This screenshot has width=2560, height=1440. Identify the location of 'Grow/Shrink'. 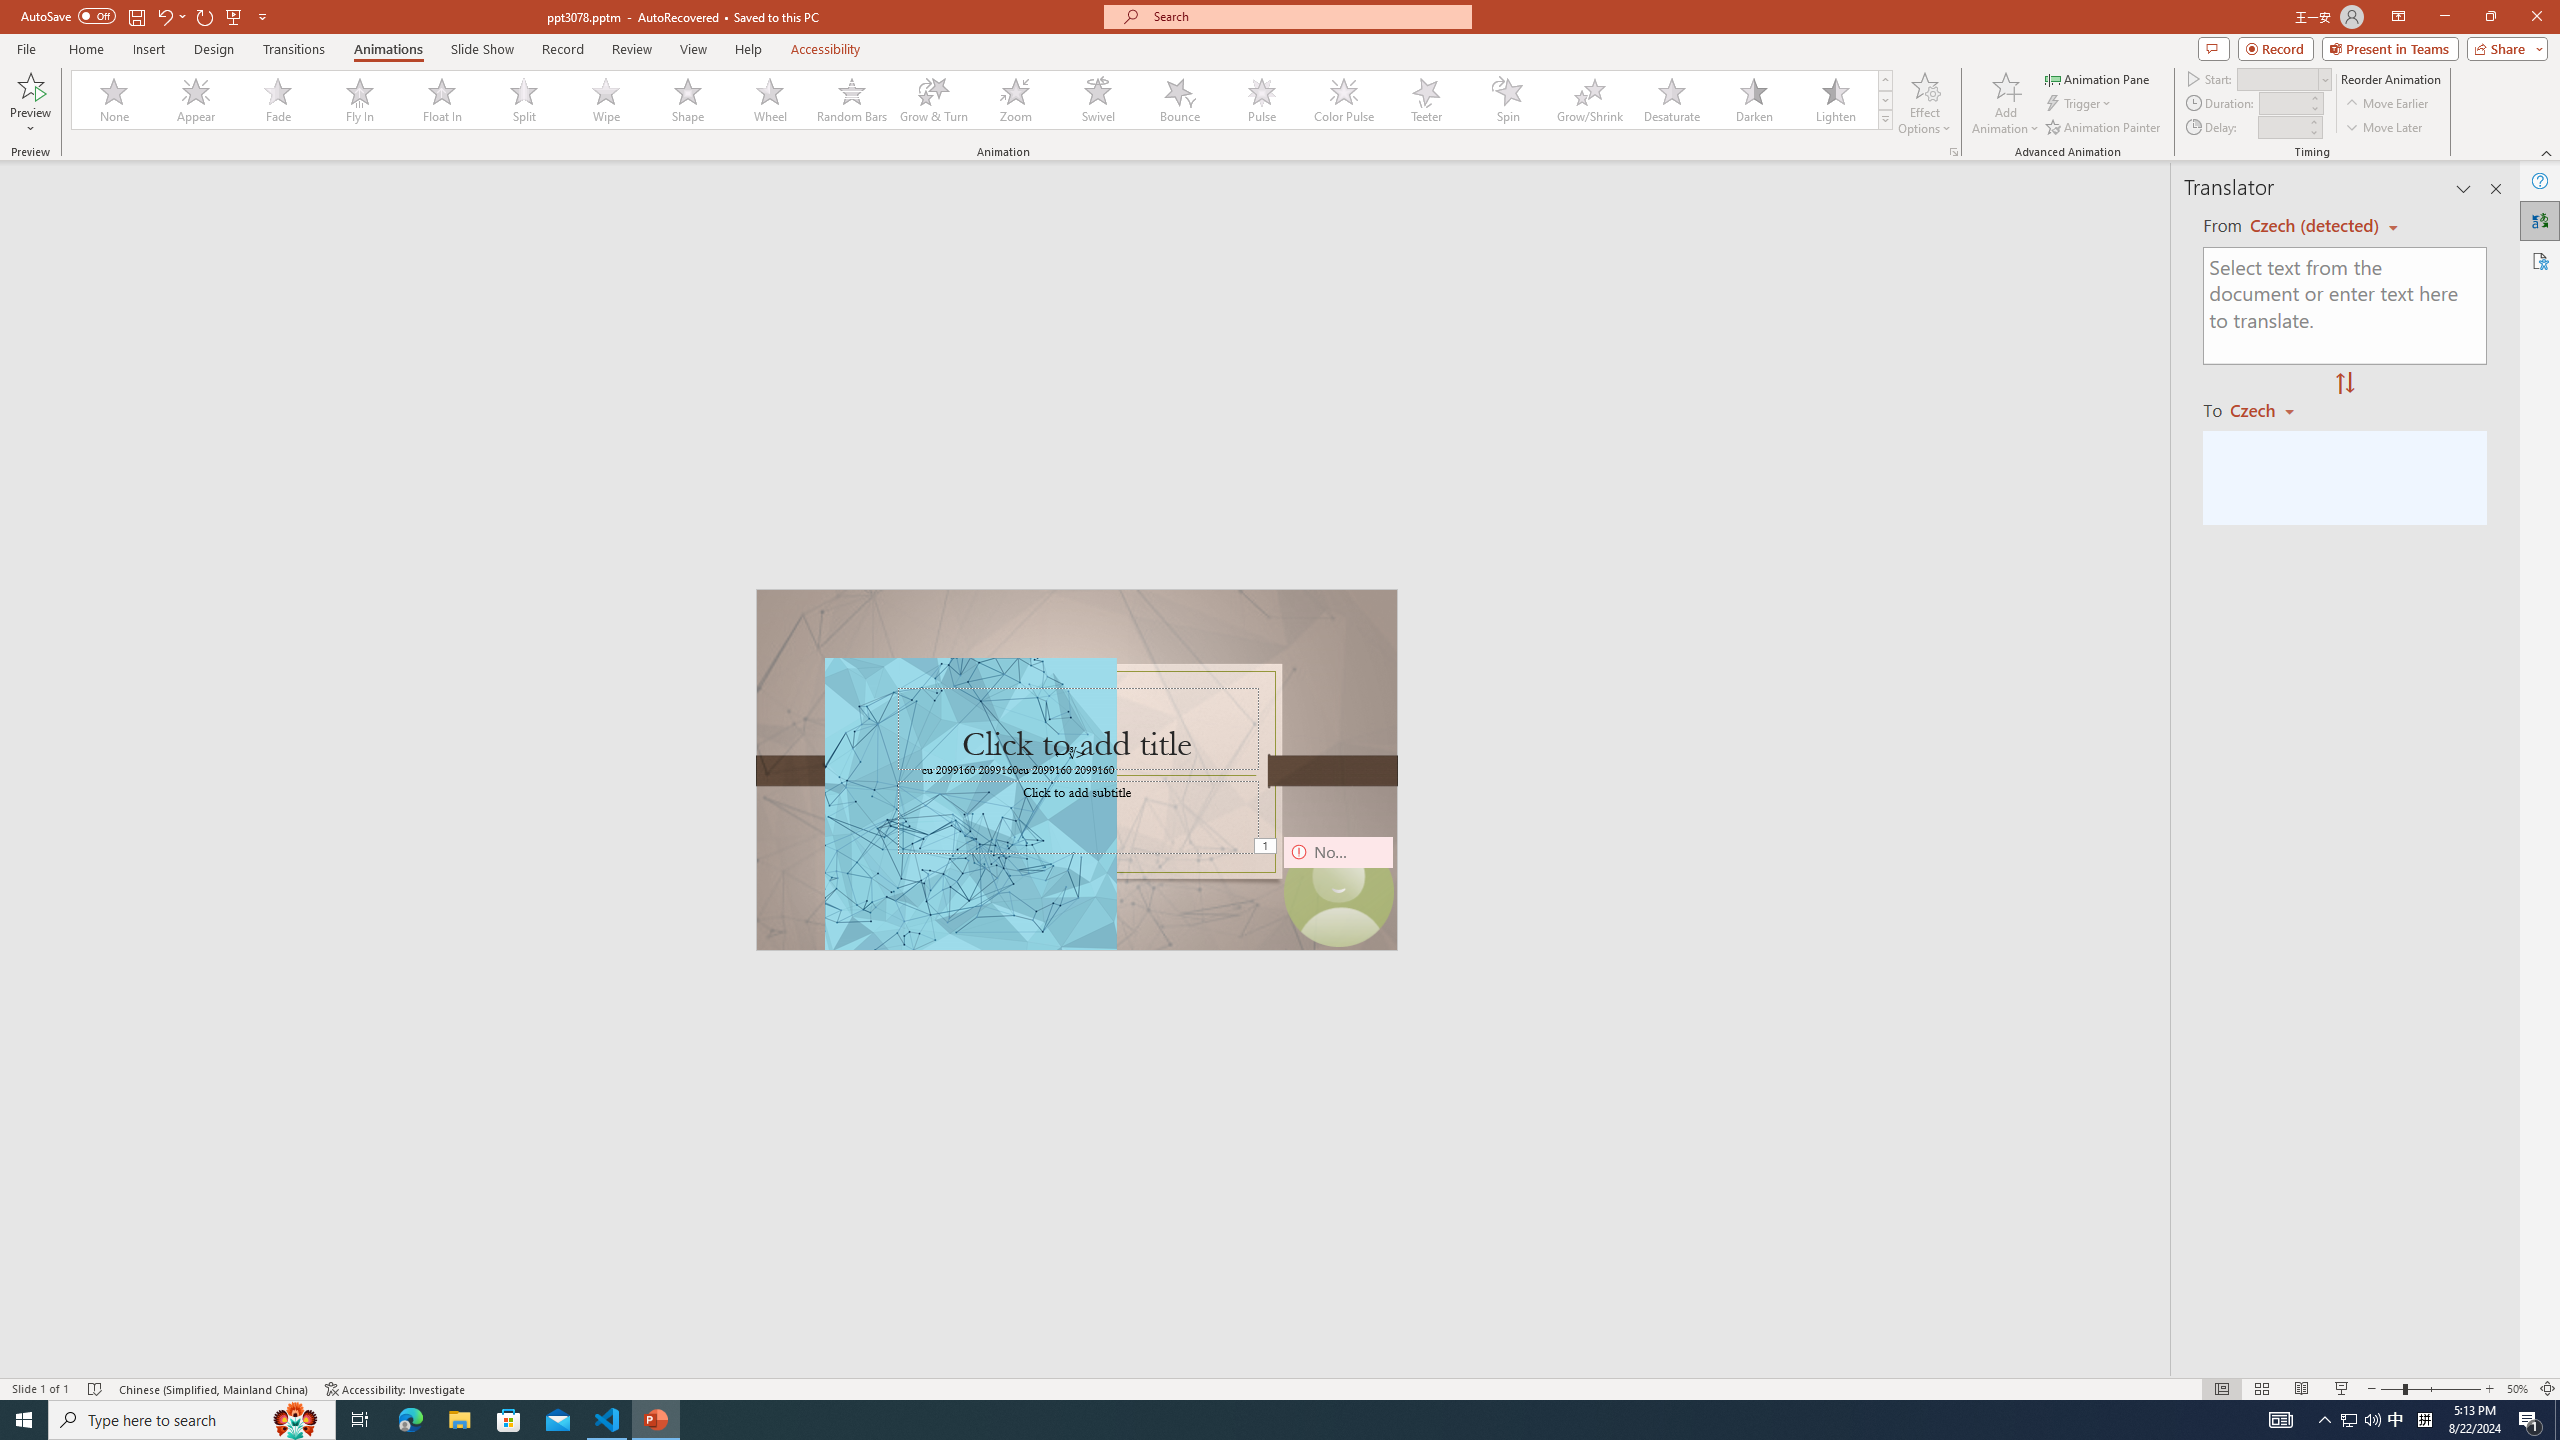
(1589, 99).